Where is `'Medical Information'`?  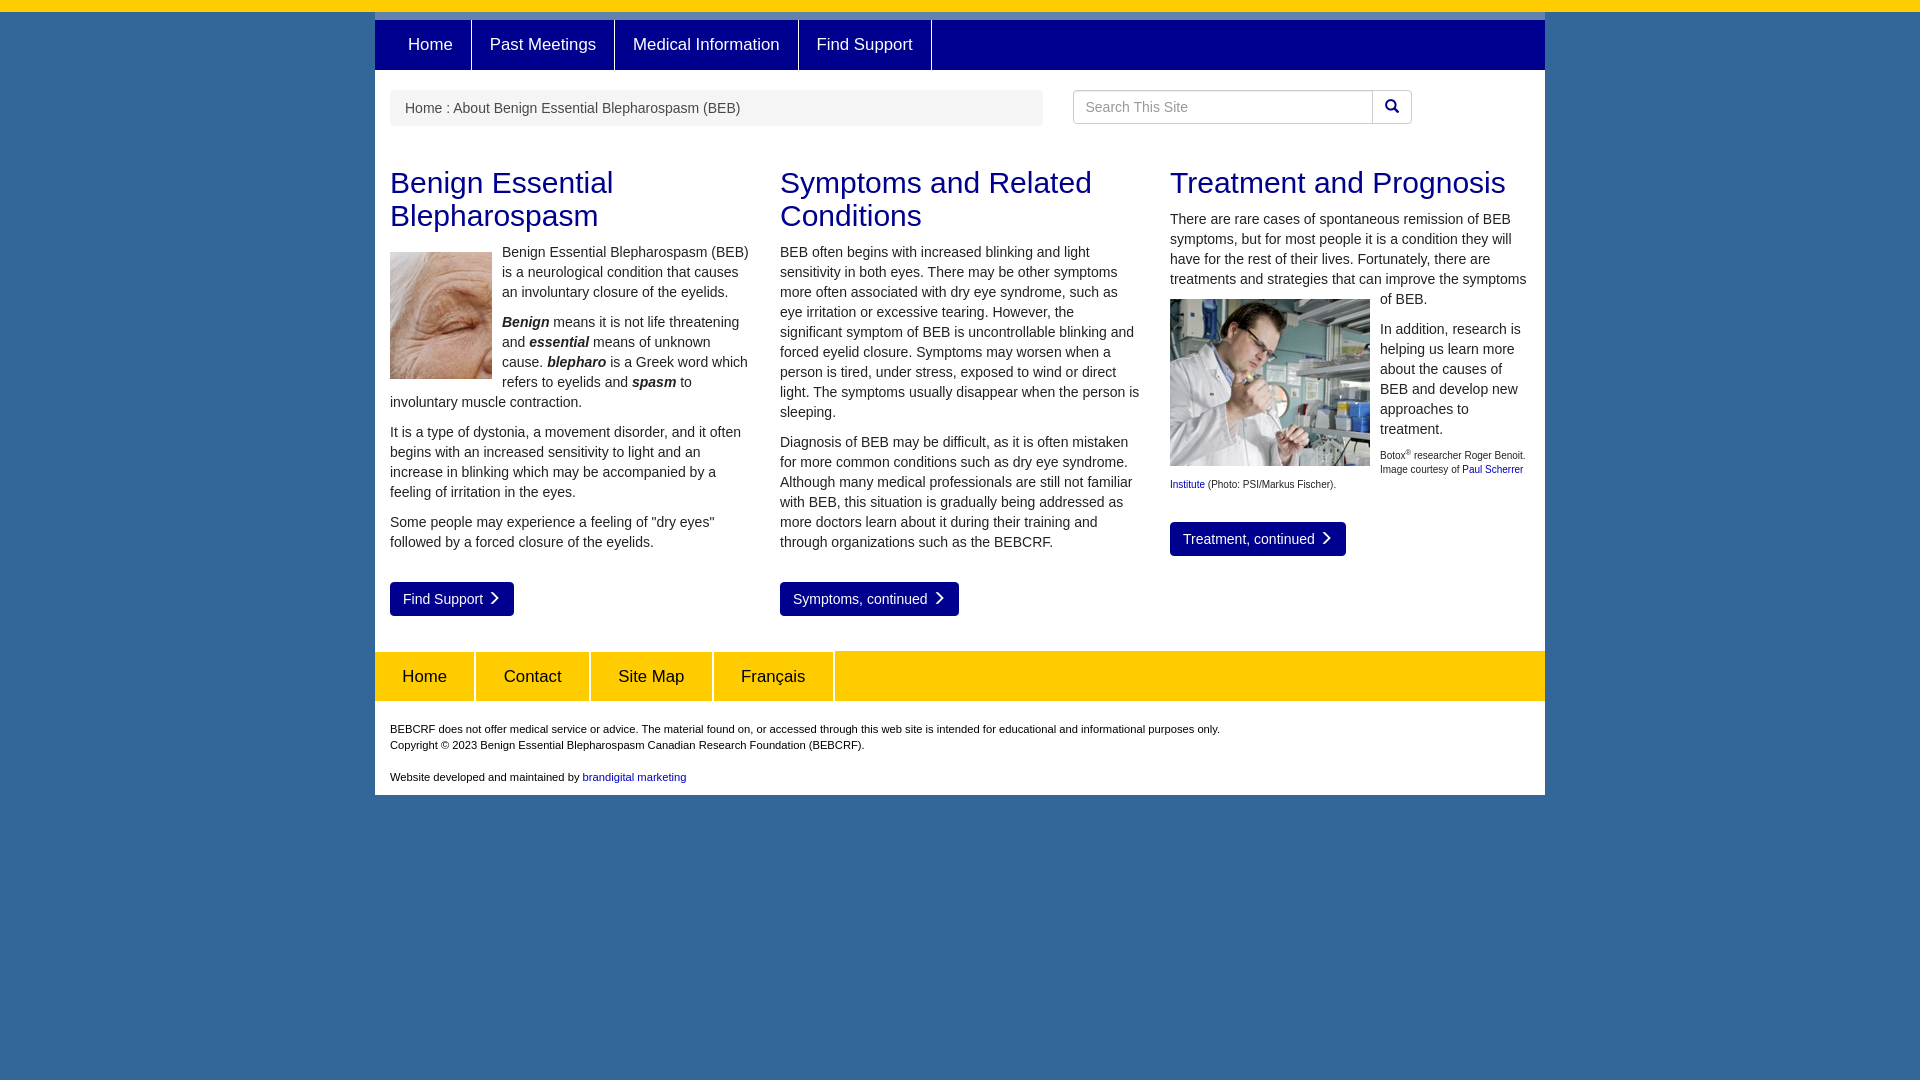 'Medical Information' is located at coordinates (706, 45).